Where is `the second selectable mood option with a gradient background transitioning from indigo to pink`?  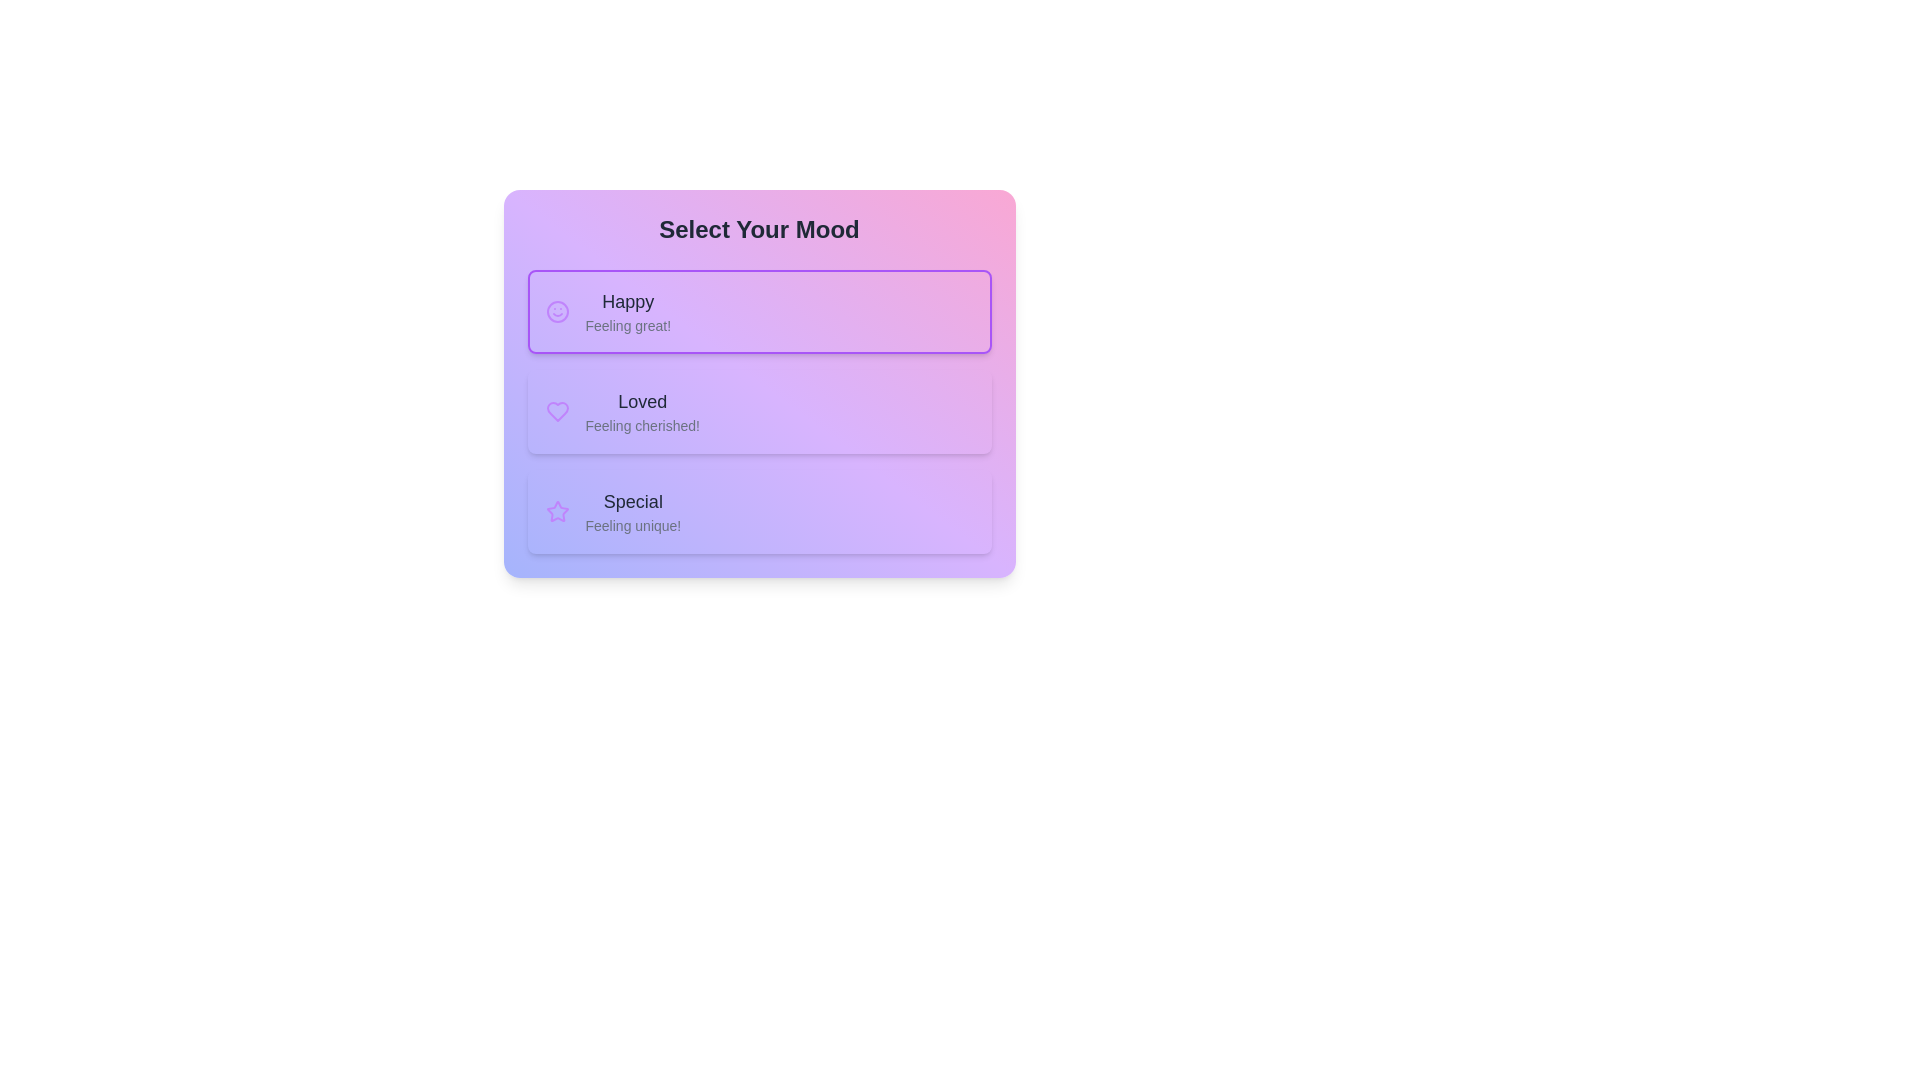 the second selectable mood option with a gradient background transitioning from indigo to pink is located at coordinates (758, 384).